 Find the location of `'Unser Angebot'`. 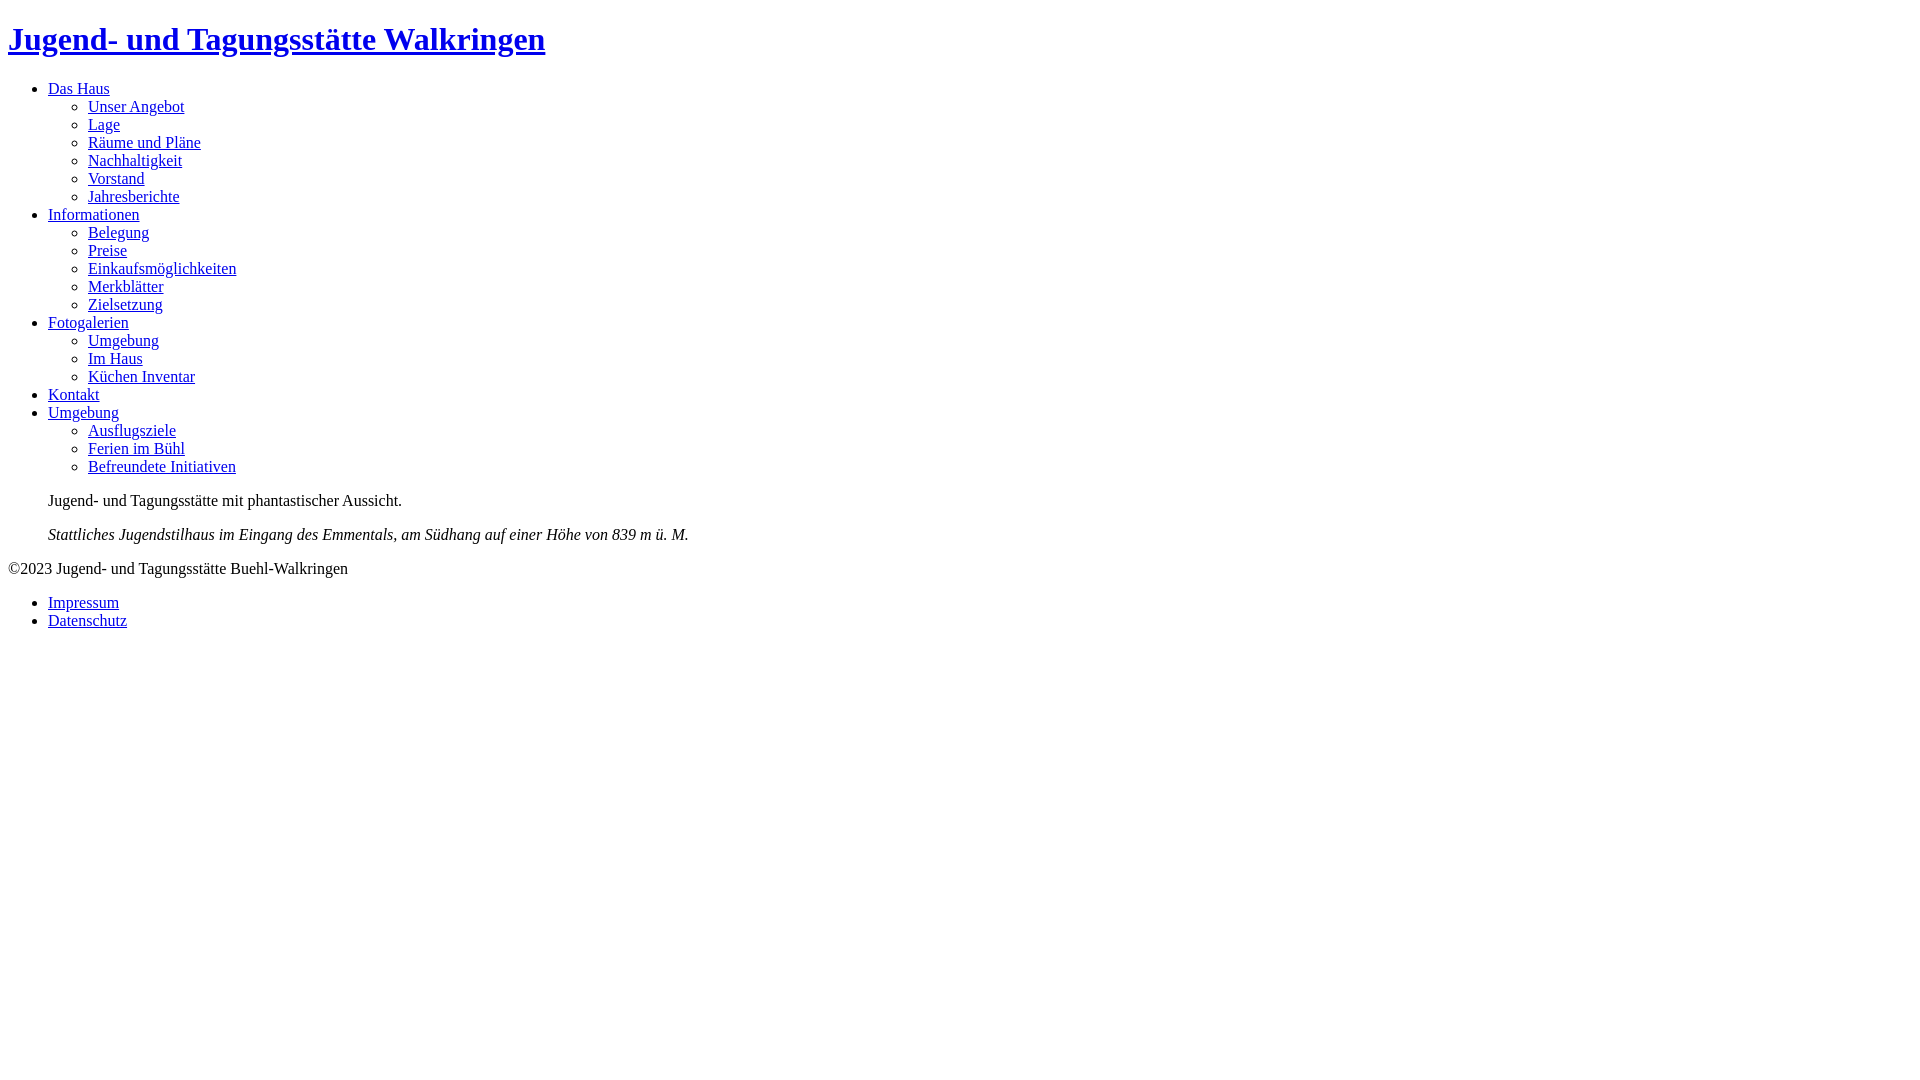

'Unser Angebot' is located at coordinates (134, 106).